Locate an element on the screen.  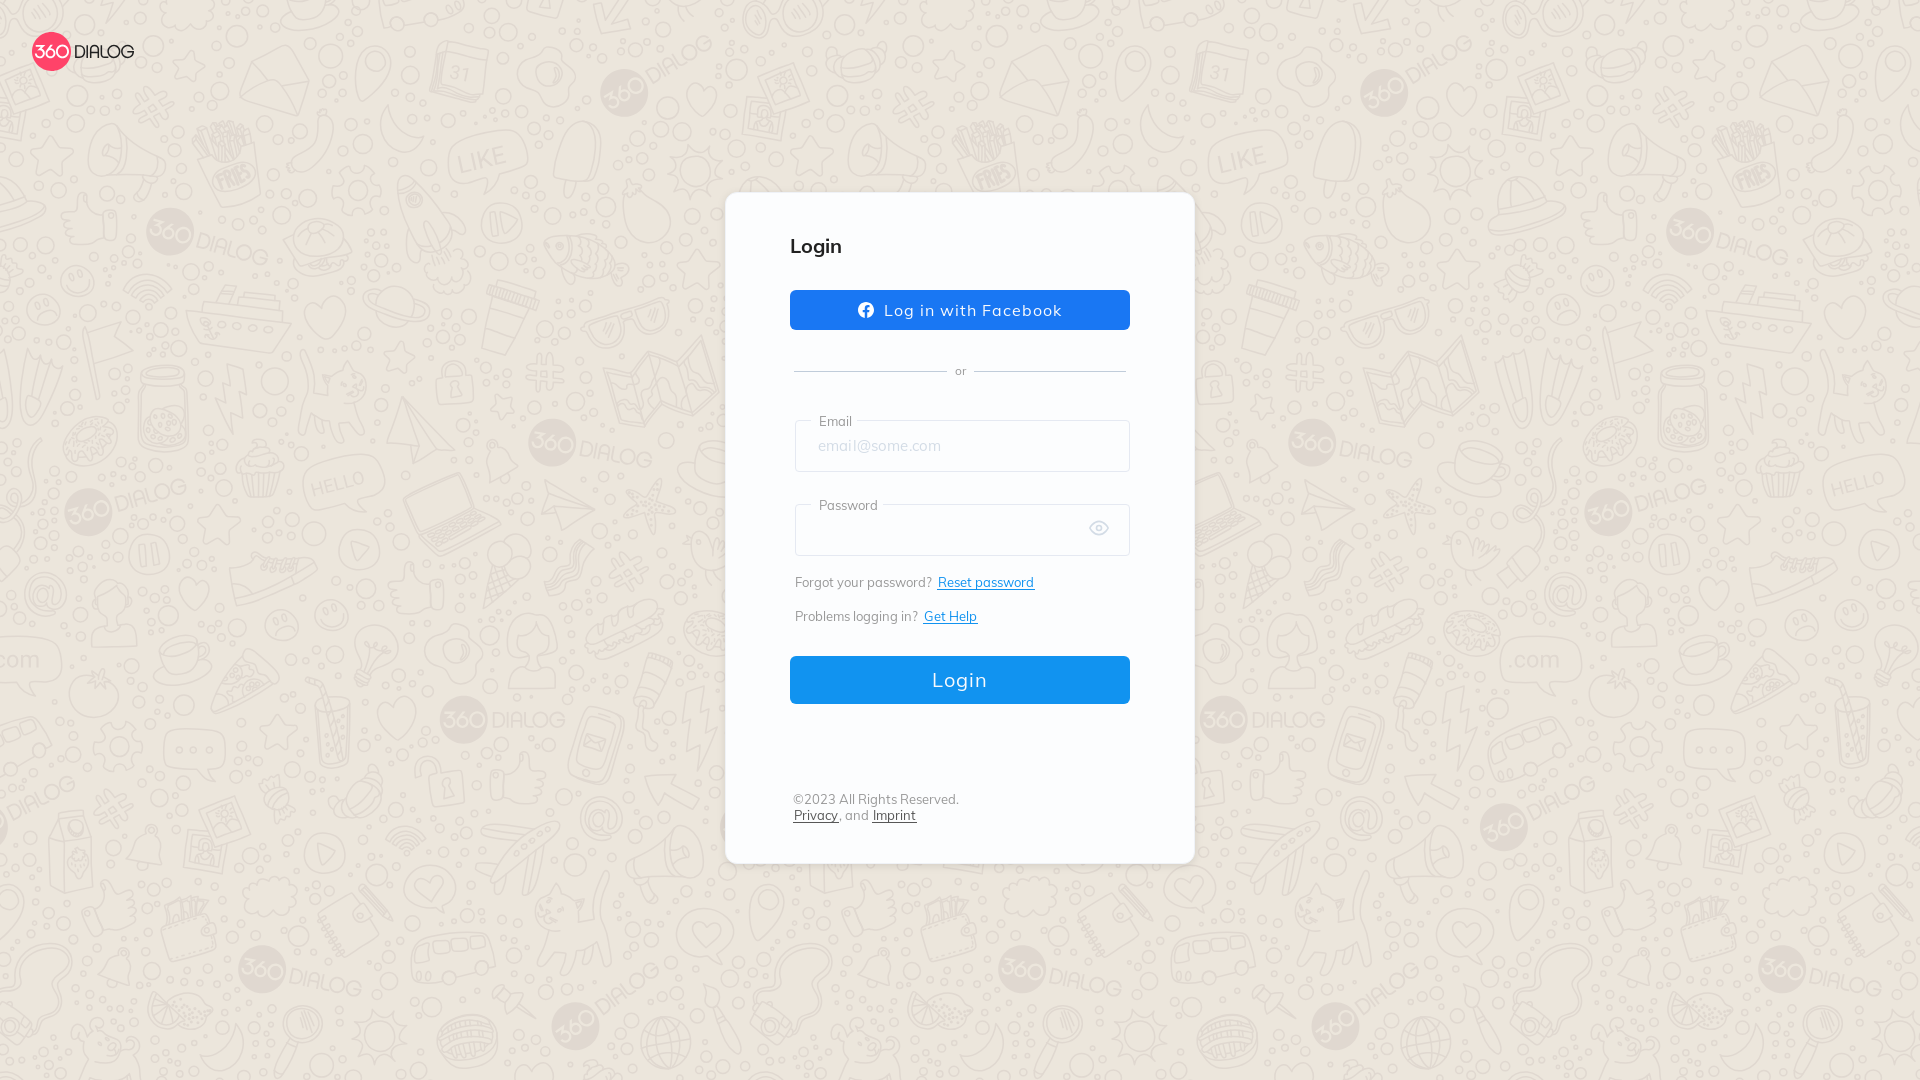
'Imprint' is located at coordinates (893, 814).